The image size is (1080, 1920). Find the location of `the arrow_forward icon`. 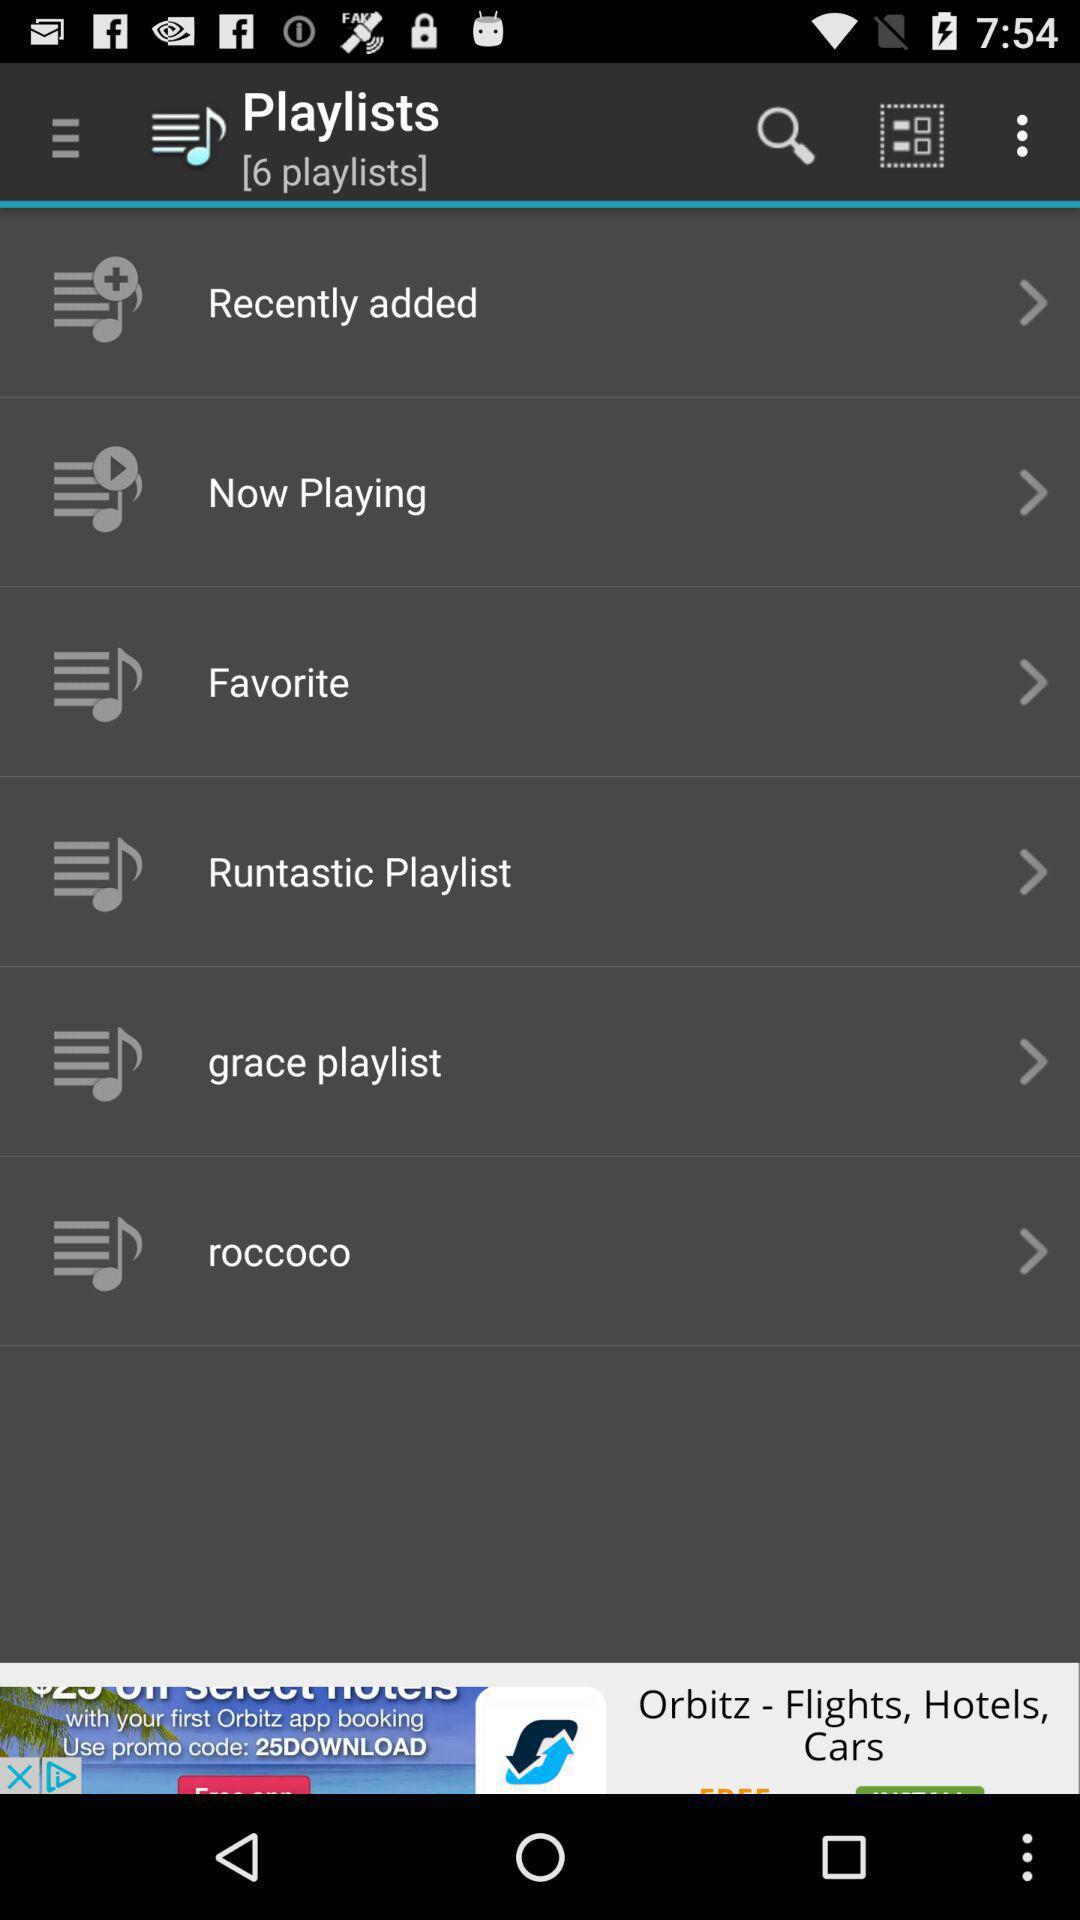

the arrow_forward icon is located at coordinates (993, 931).